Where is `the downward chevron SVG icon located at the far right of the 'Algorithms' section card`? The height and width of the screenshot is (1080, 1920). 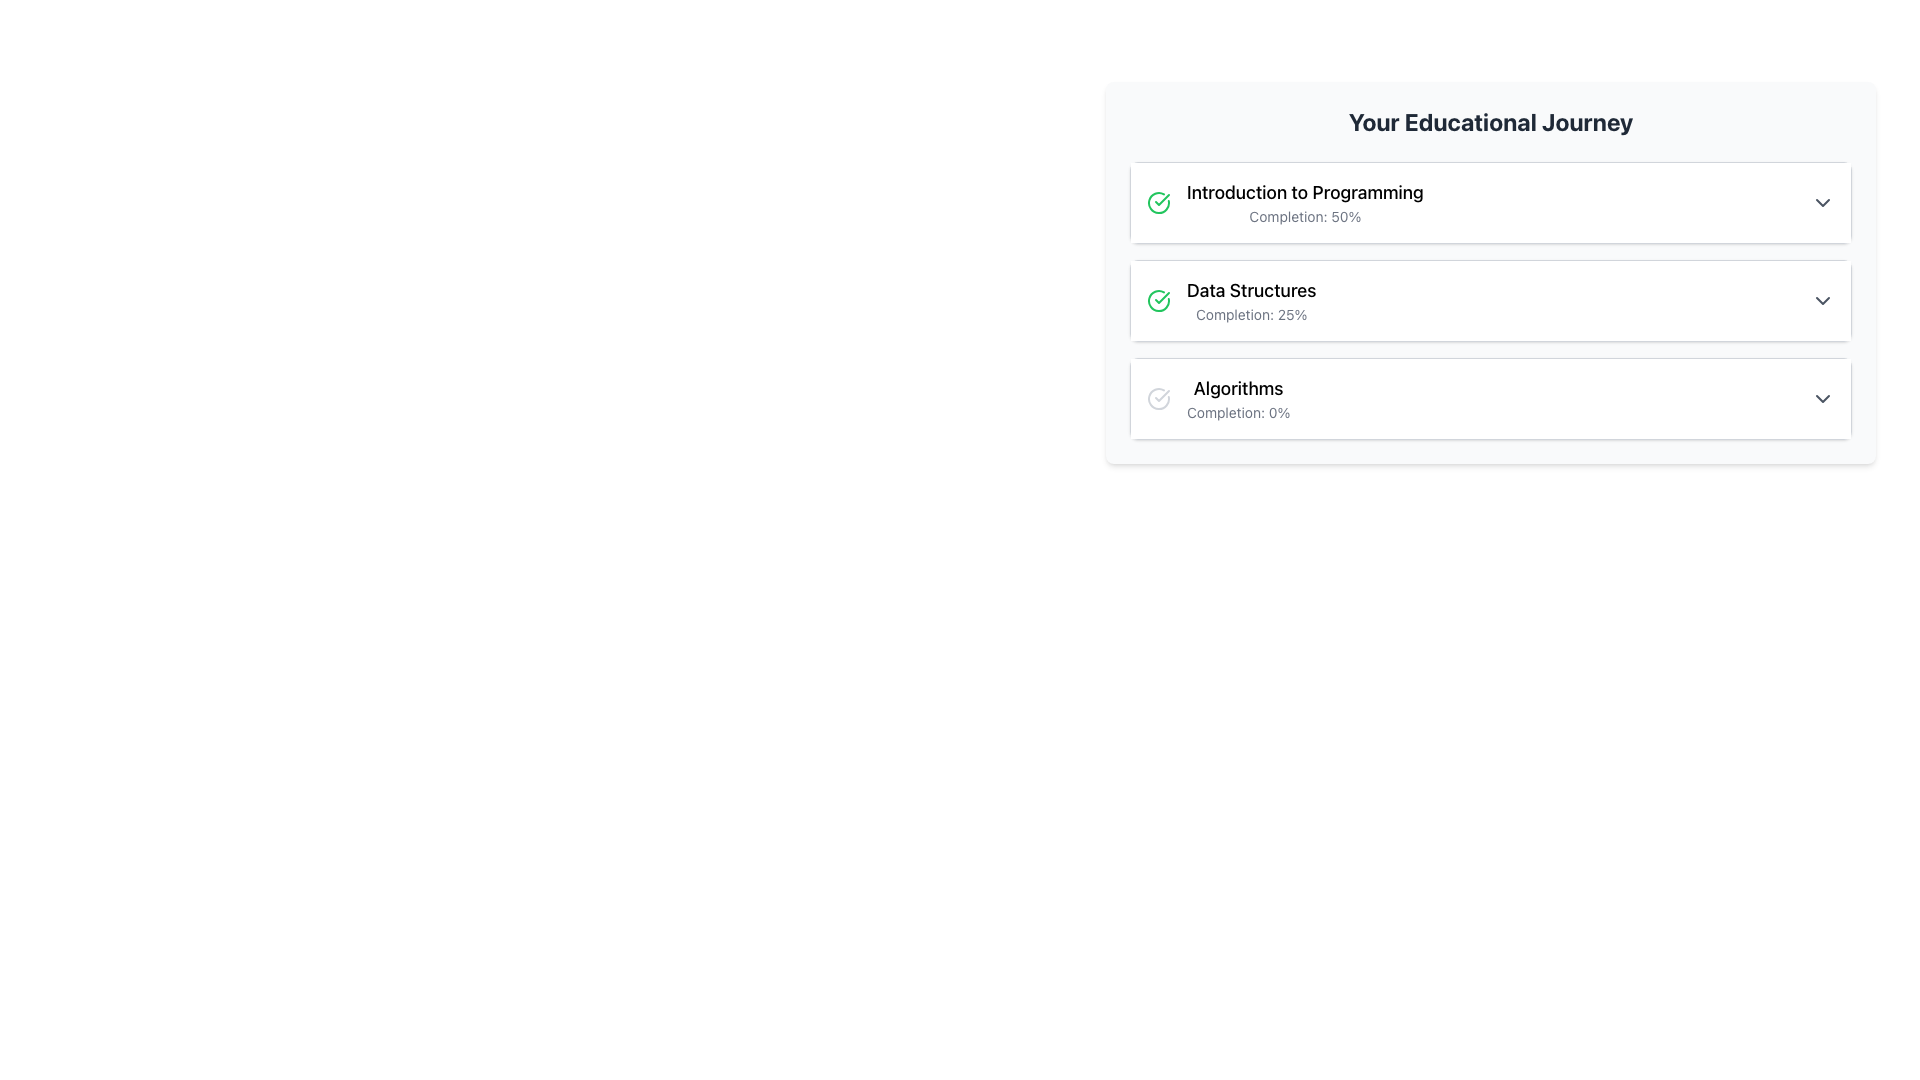 the downward chevron SVG icon located at the far right of the 'Algorithms' section card is located at coordinates (1823, 398).